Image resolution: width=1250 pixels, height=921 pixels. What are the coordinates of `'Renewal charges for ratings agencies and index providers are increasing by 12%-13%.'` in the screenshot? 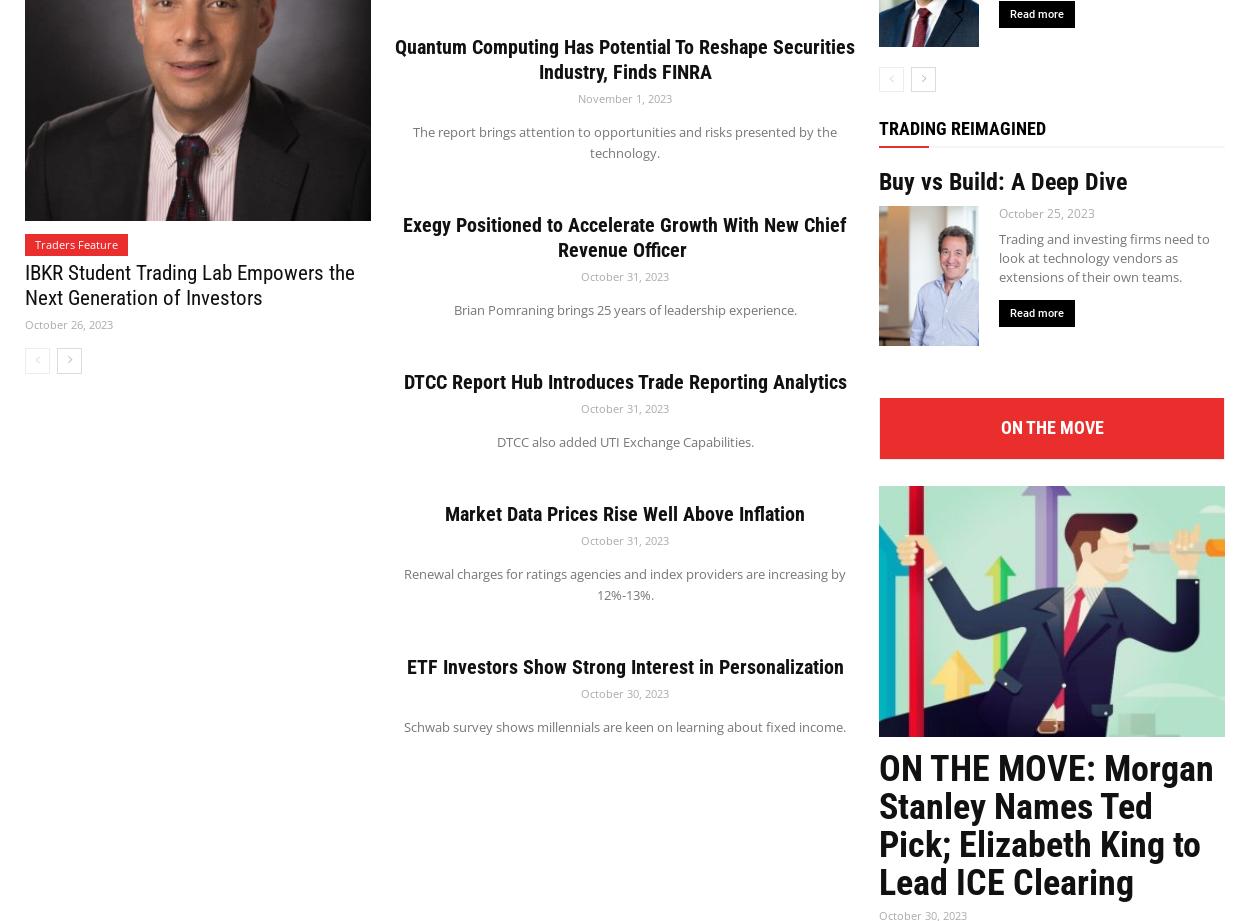 It's located at (625, 582).